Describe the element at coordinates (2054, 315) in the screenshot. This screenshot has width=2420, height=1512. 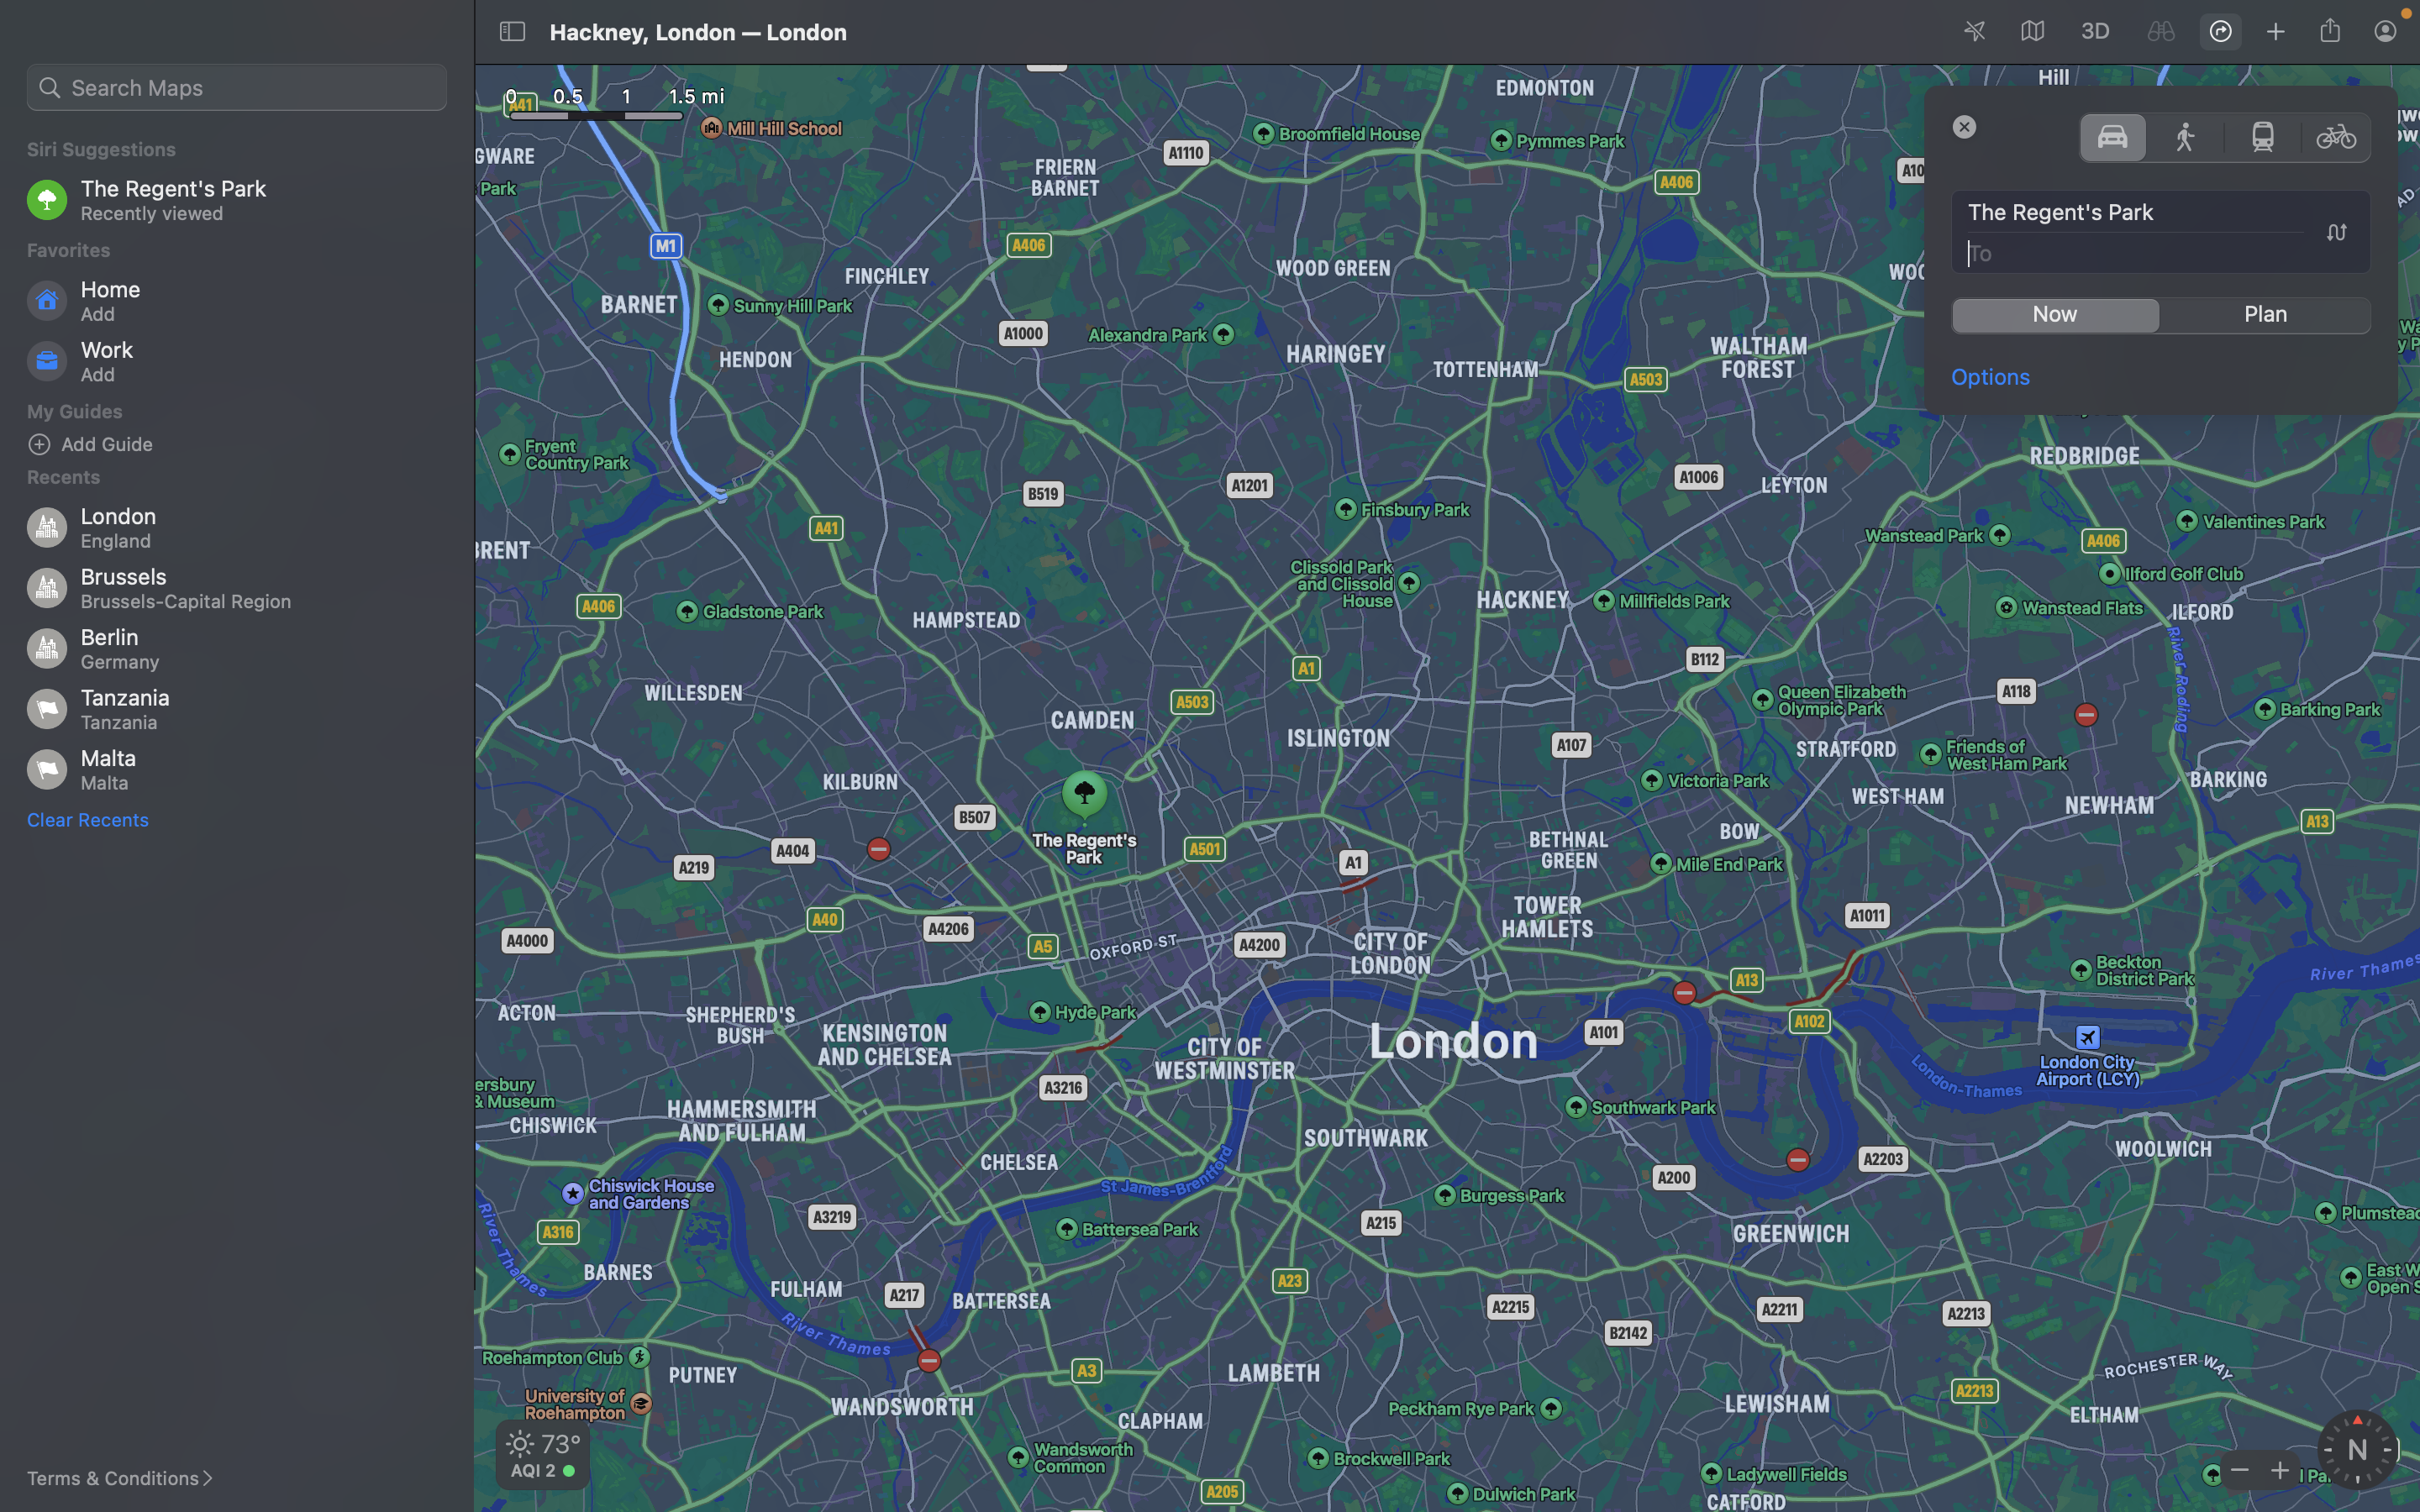
I see `Start the navigating system by hitting the "go now" button` at that location.